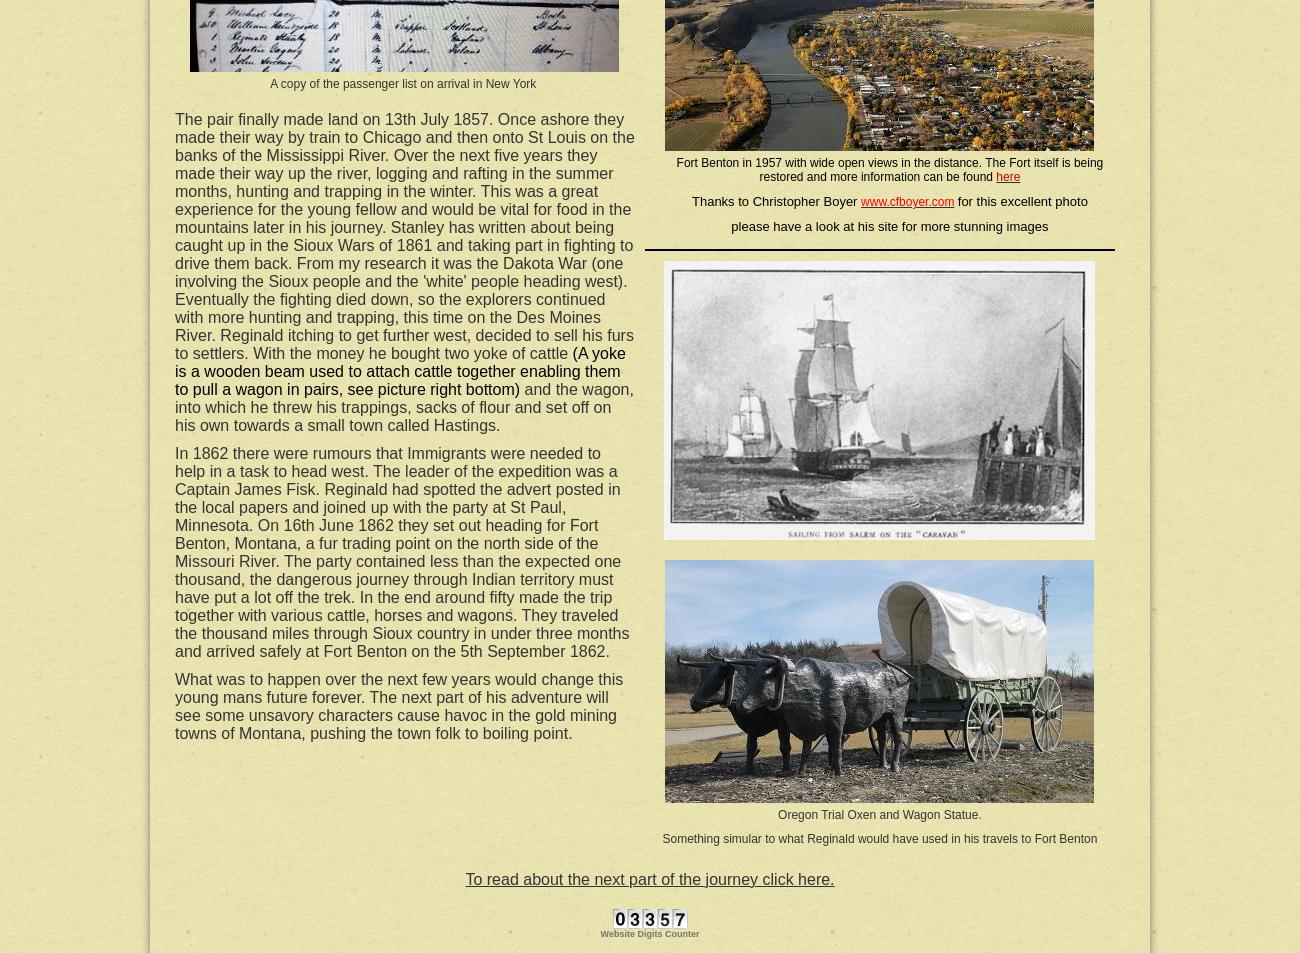  Describe the element at coordinates (675, 169) in the screenshot. I see `'Fort Benton in 1957 with wide open views in the distance. The Fort itself is being restored and more information can be found'` at that location.